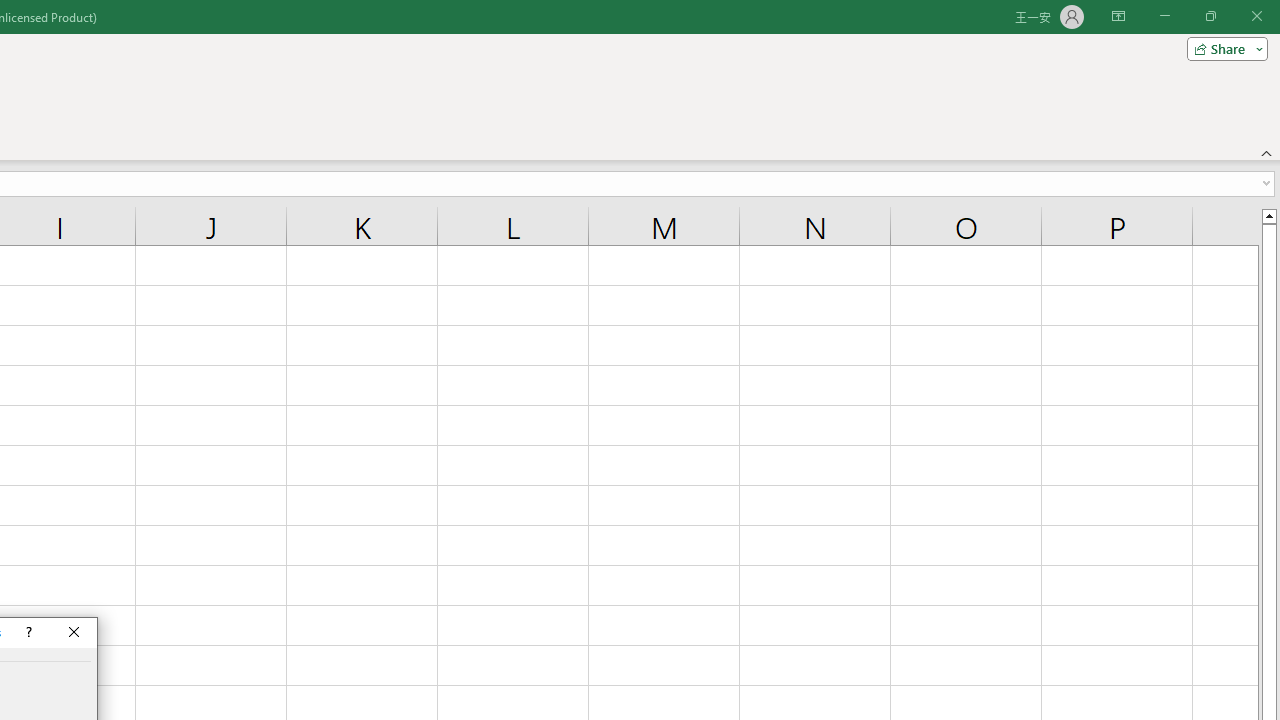  I want to click on 'Context help', so click(27, 632).